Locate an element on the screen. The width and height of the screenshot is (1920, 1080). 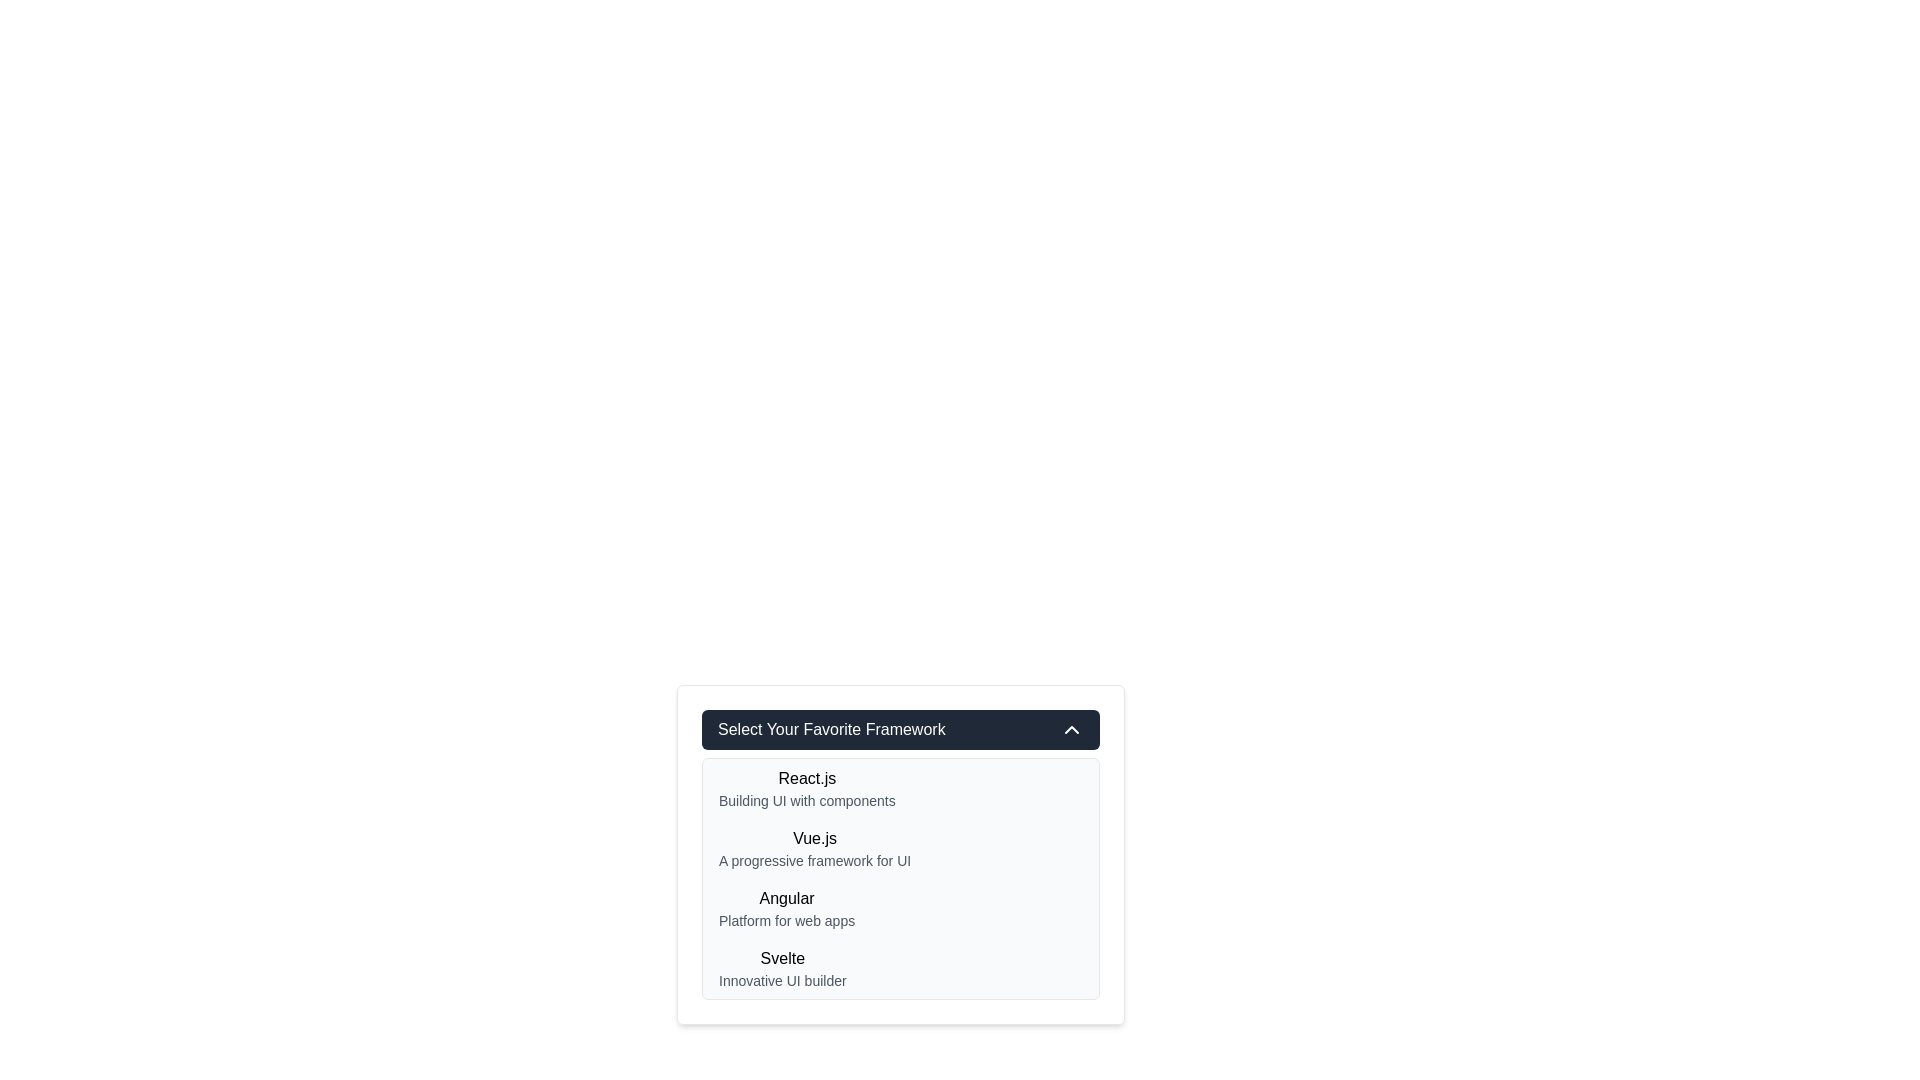
the 'Svelte' option in the dropdown menu titled 'Select Your Favorite Framework' is located at coordinates (781, 967).